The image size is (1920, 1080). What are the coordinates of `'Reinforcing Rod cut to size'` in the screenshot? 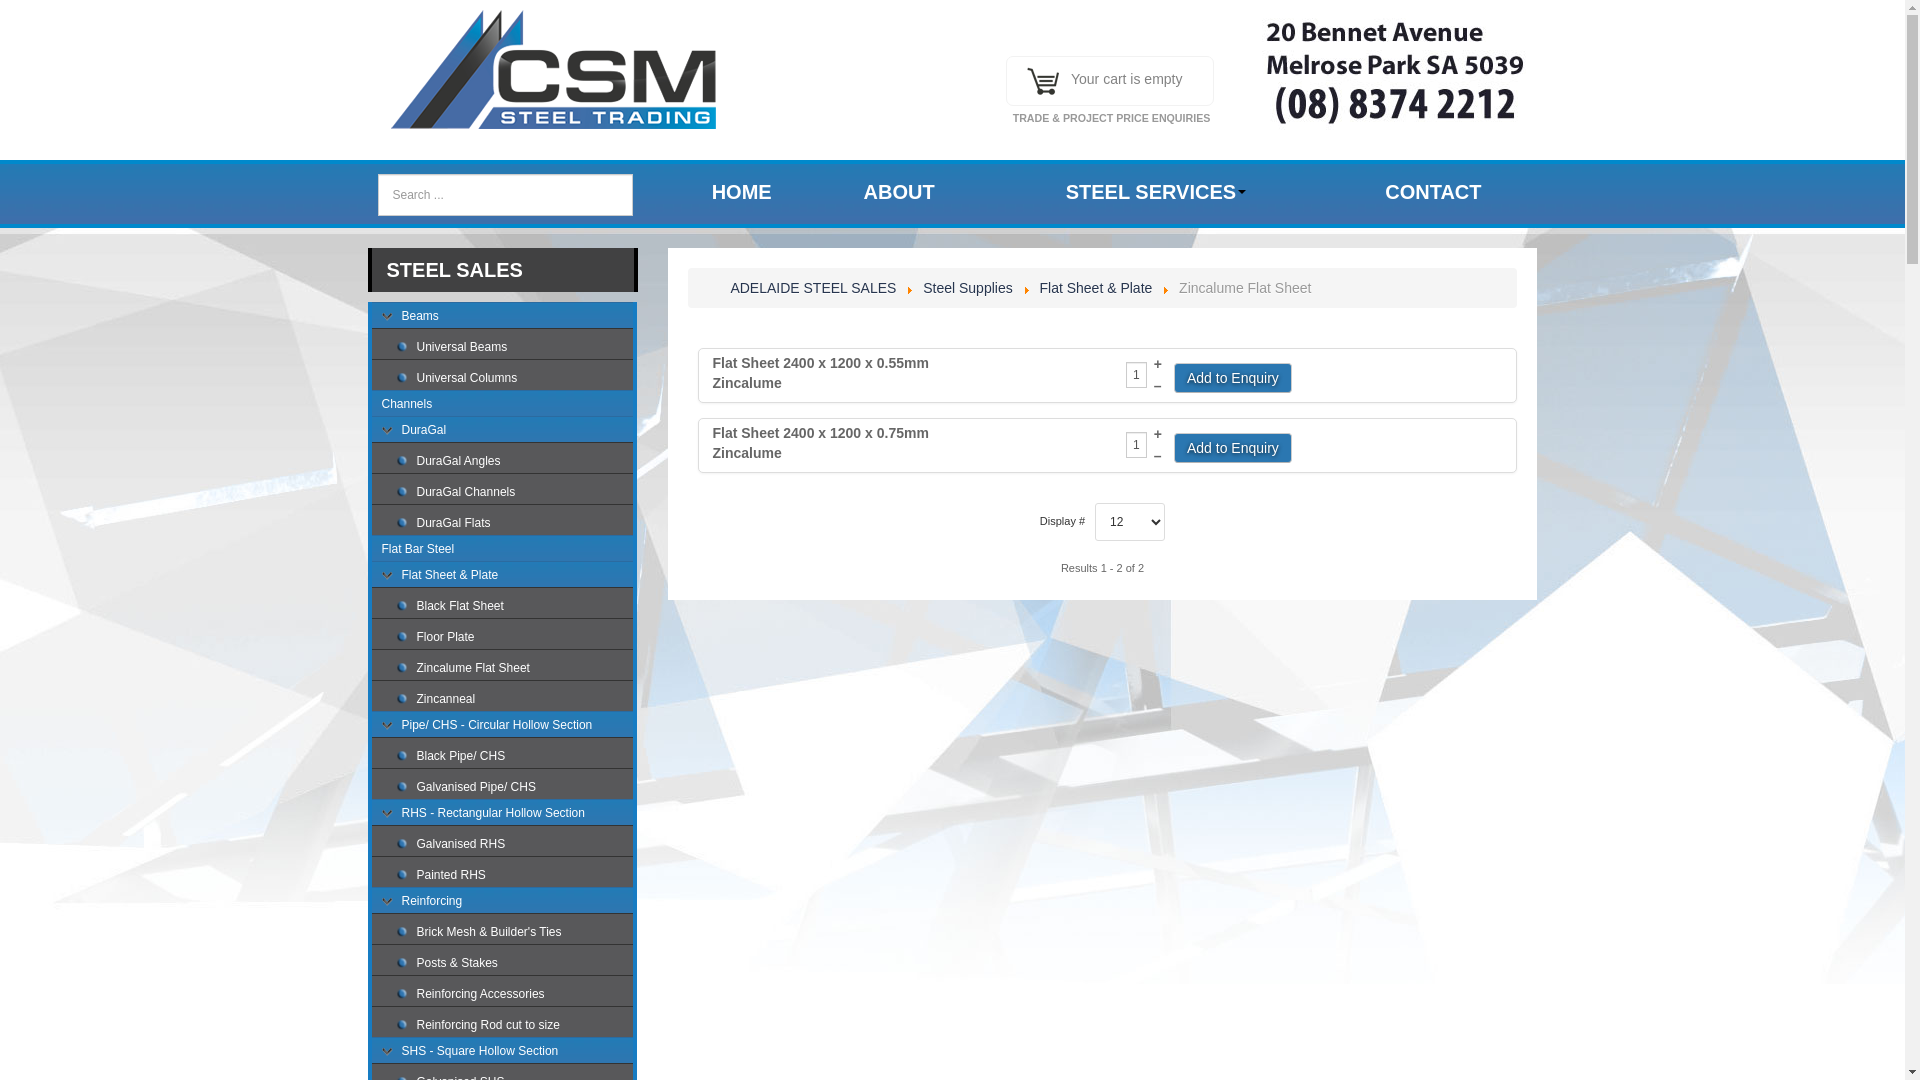 It's located at (514, 1026).